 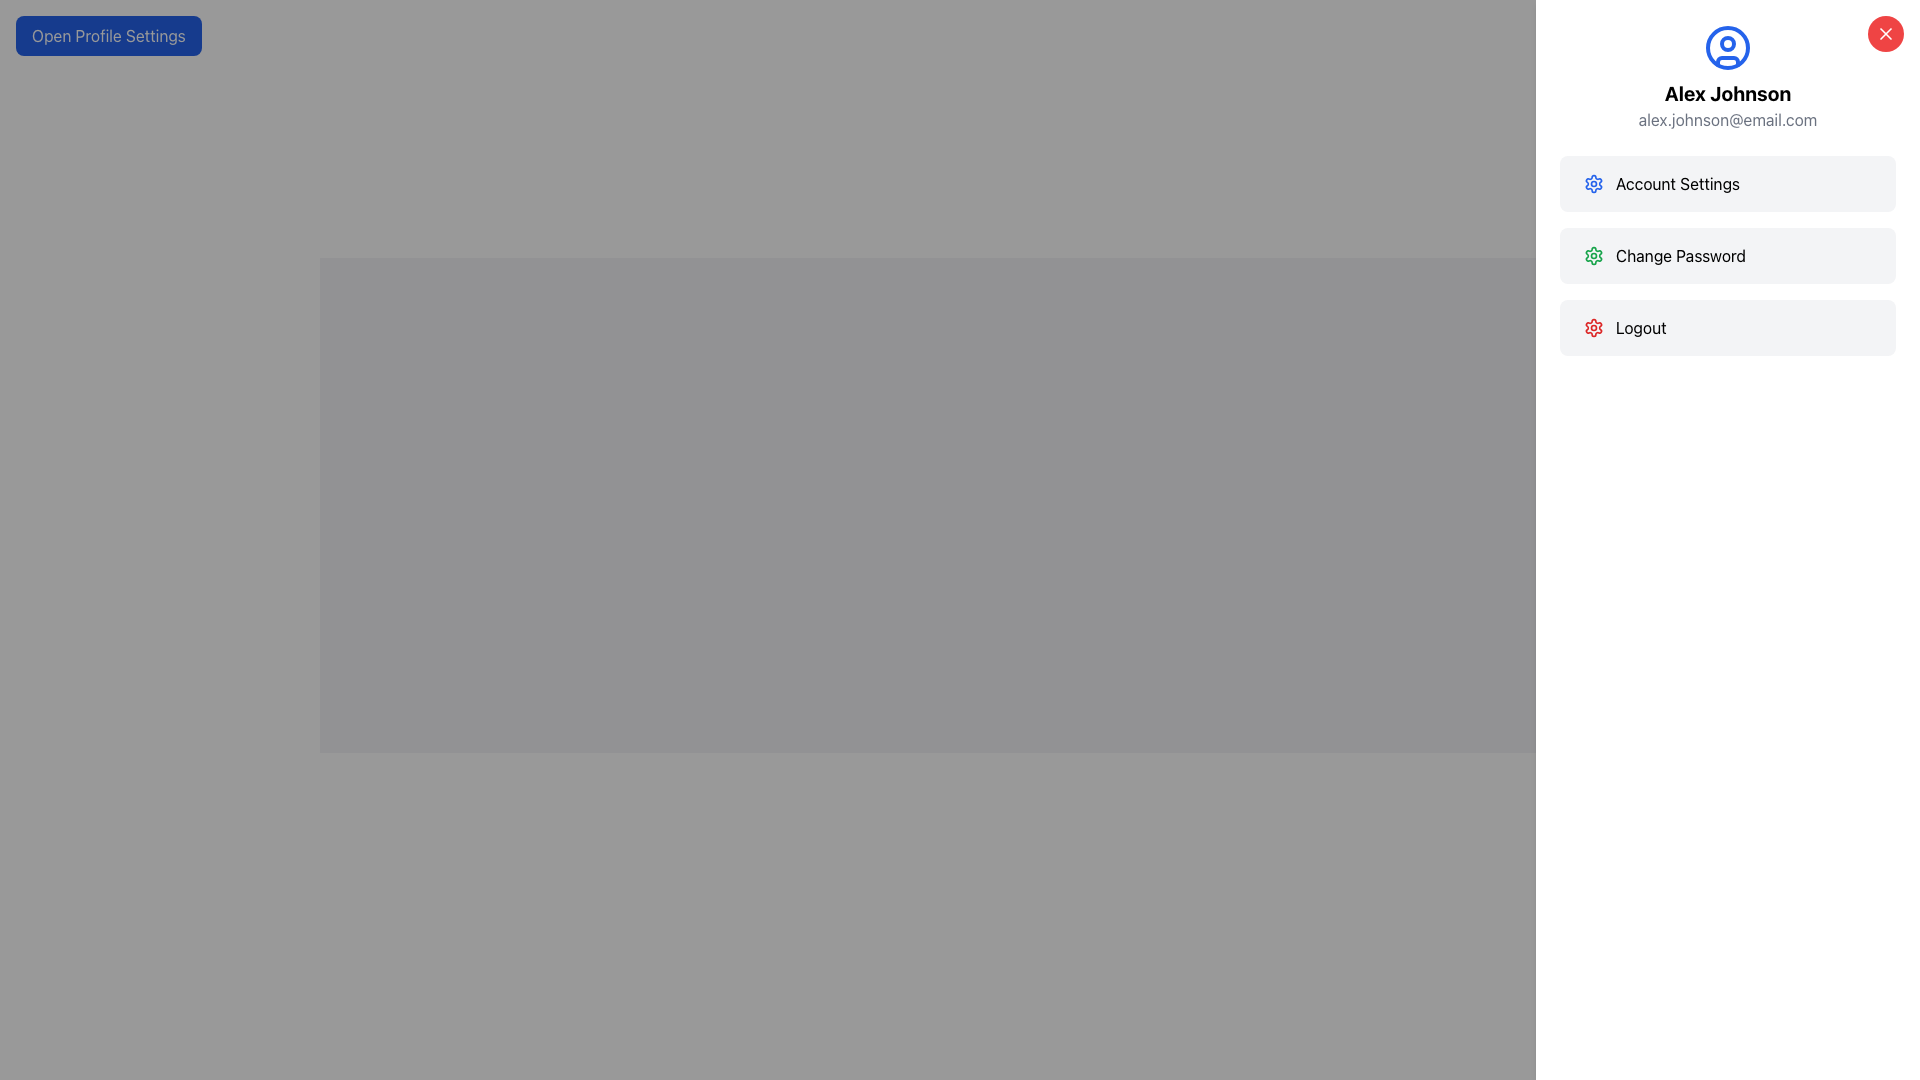 What do you see at coordinates (1727, 184) in the screenshot?
I see `the 'Account Settings' button, which is a horizontal button with rounded corners and a light gray background` at bounding box center [1727, 184].